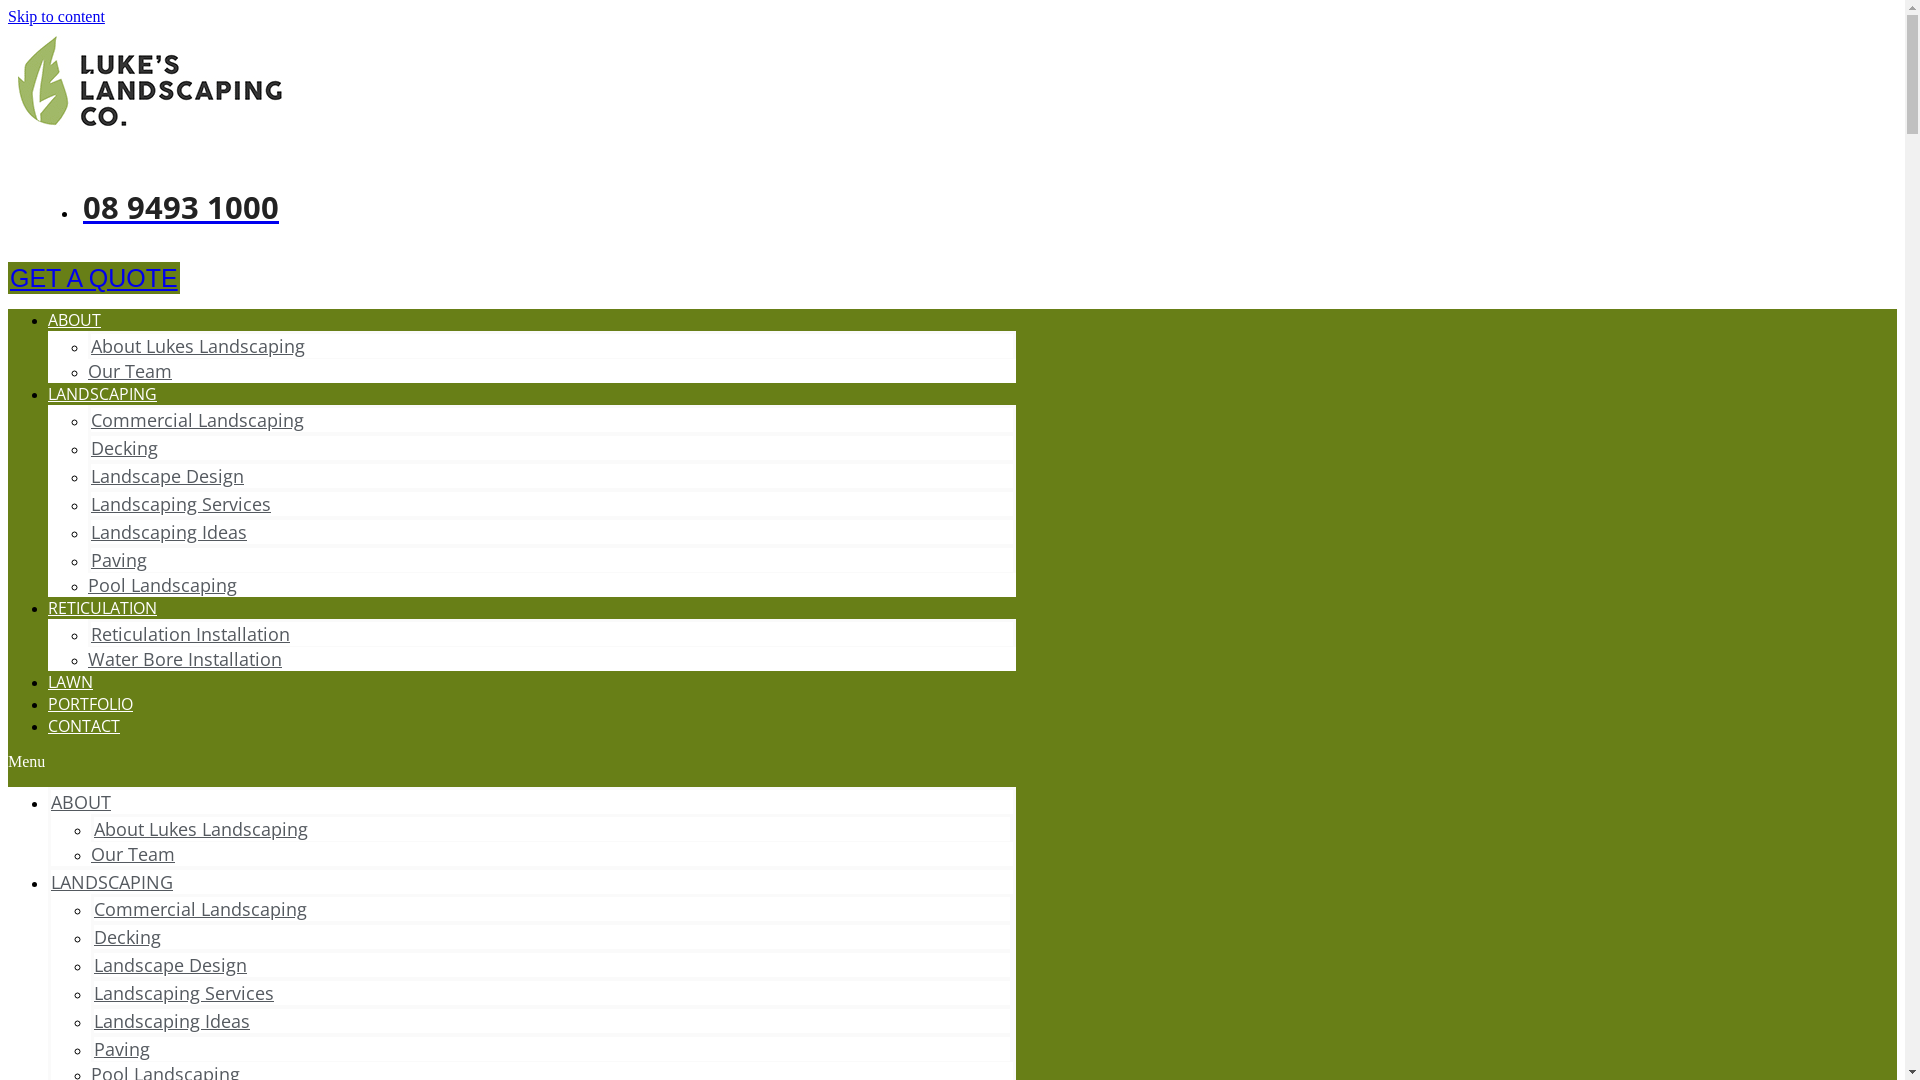  I want to click on 'About Lukes Landscaping', so click(197, 345).